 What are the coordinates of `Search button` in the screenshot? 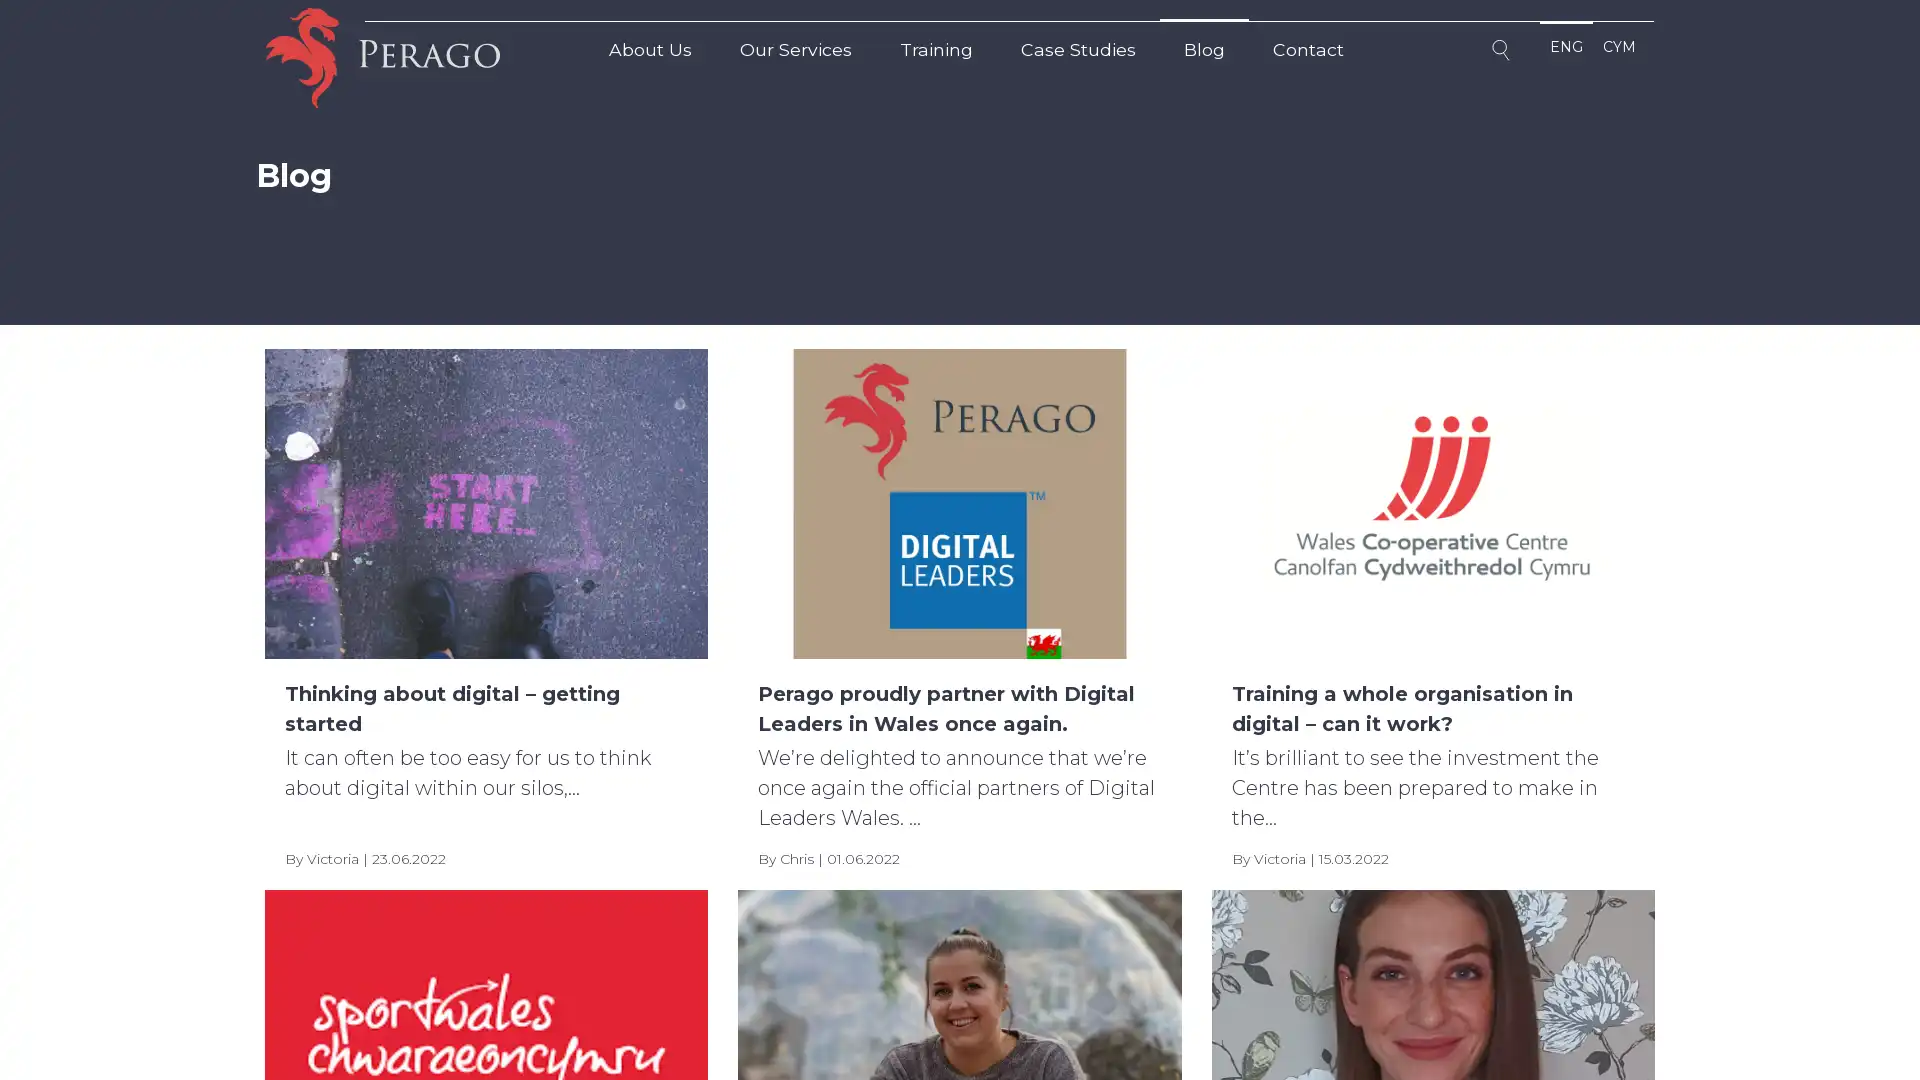 It's located at (1503, 53).